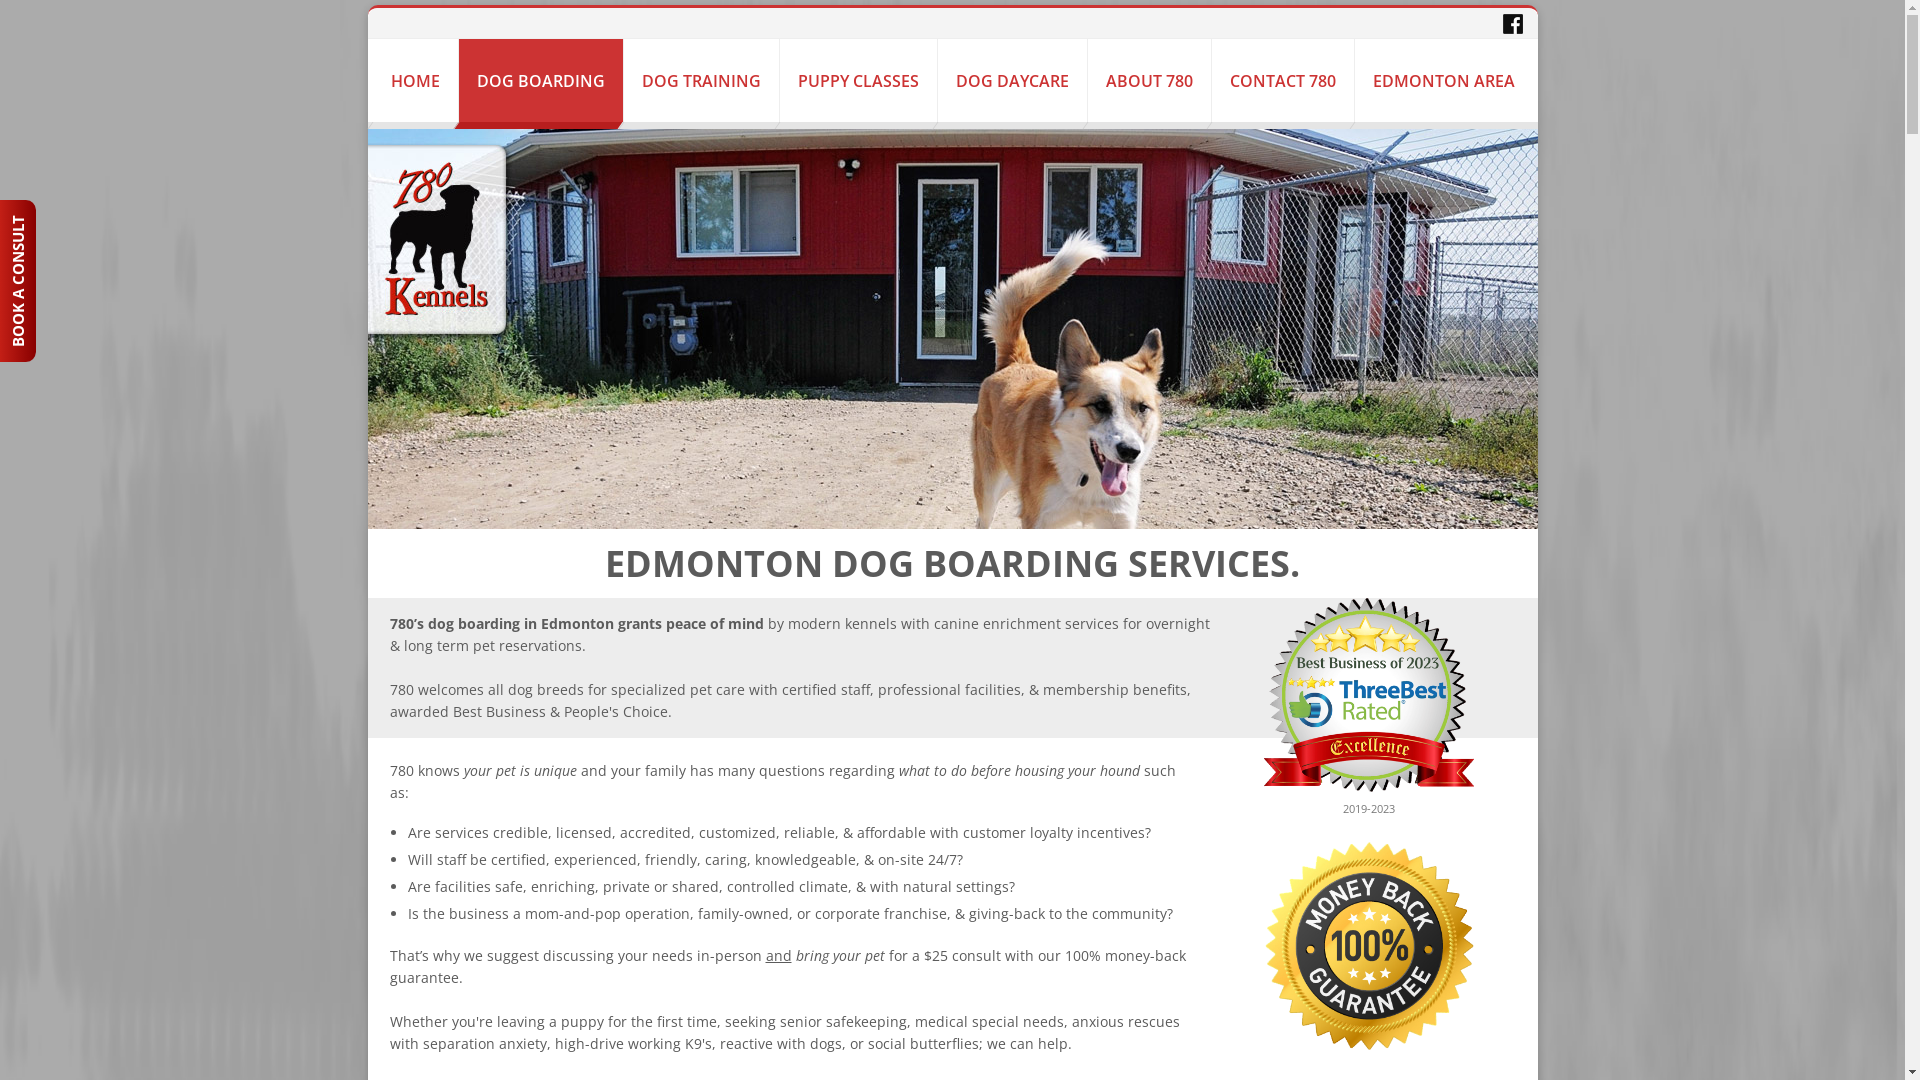  Describe the element at coordinates (1149, 79) in the screenshot. I see `'ABOUT 780'` at that location.